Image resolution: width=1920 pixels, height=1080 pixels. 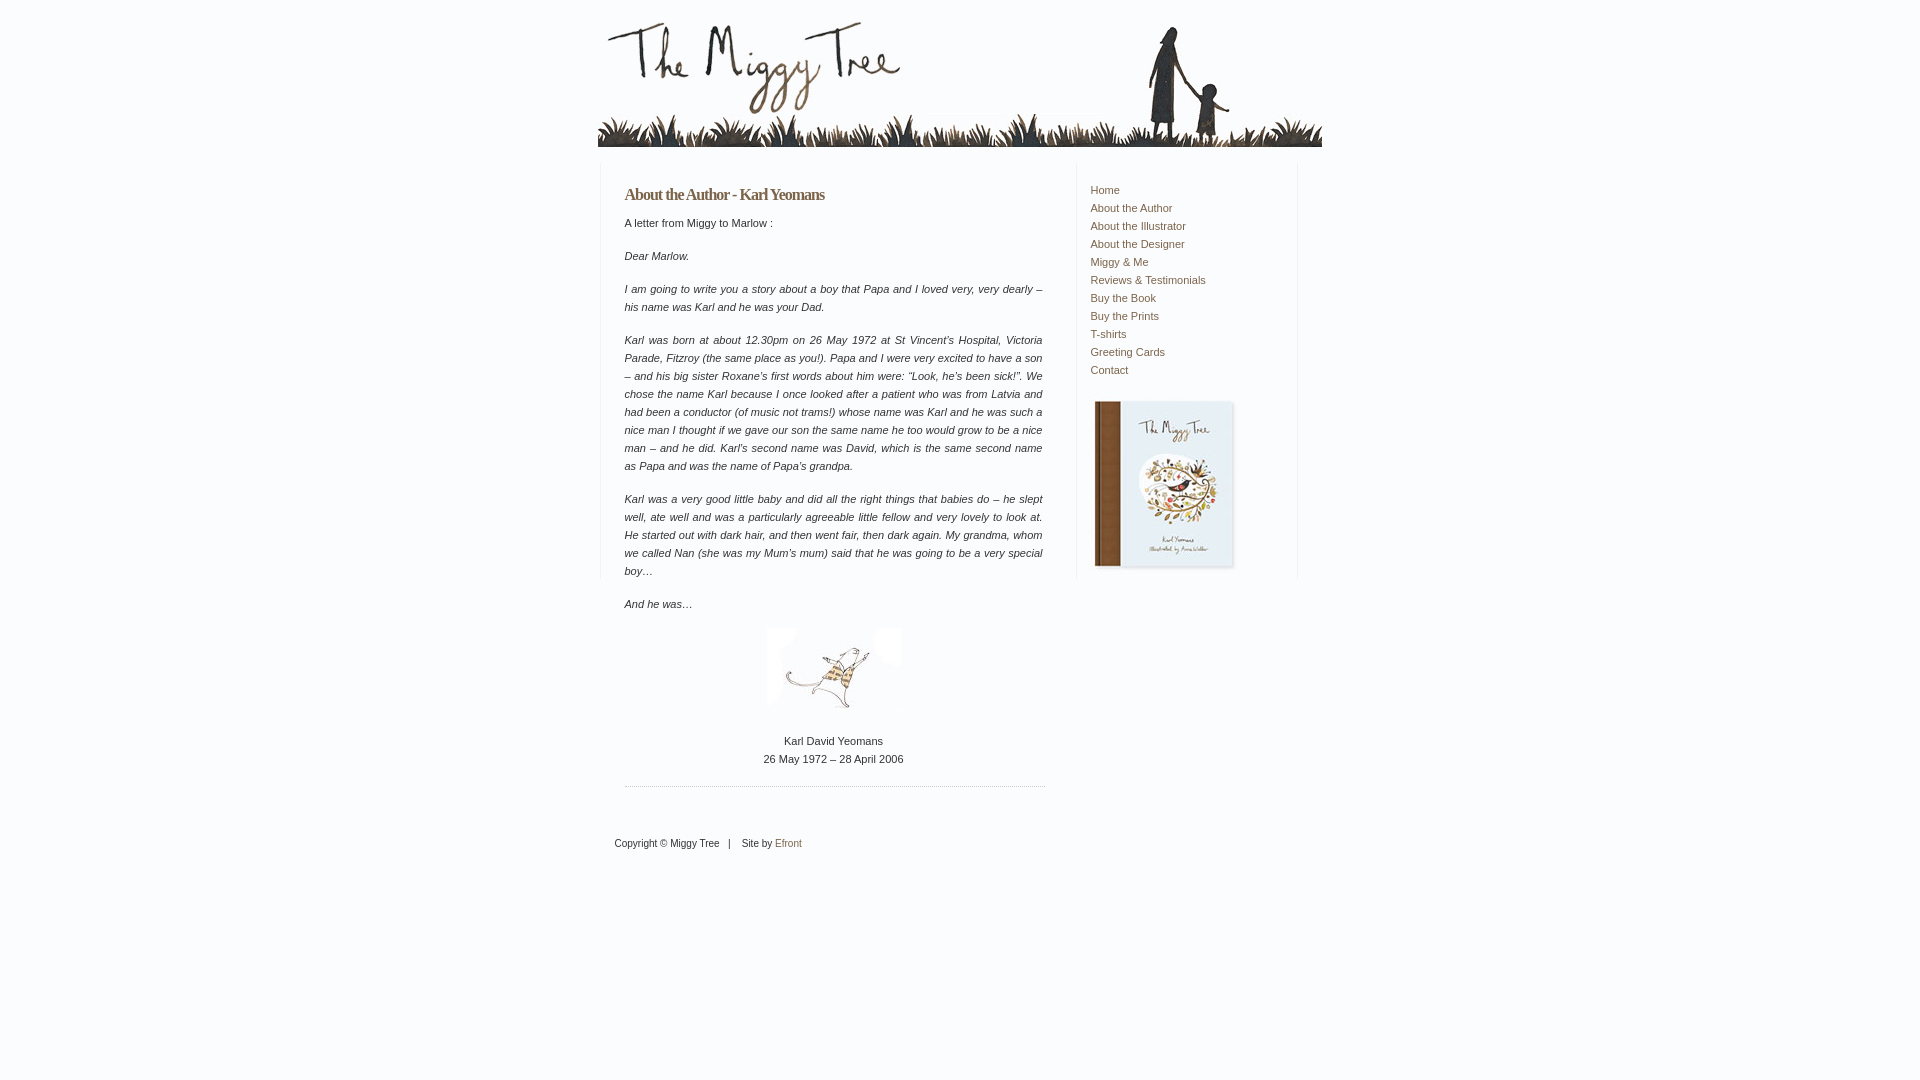 I want to click on 'About the Author', so click(x=1180, y=208).